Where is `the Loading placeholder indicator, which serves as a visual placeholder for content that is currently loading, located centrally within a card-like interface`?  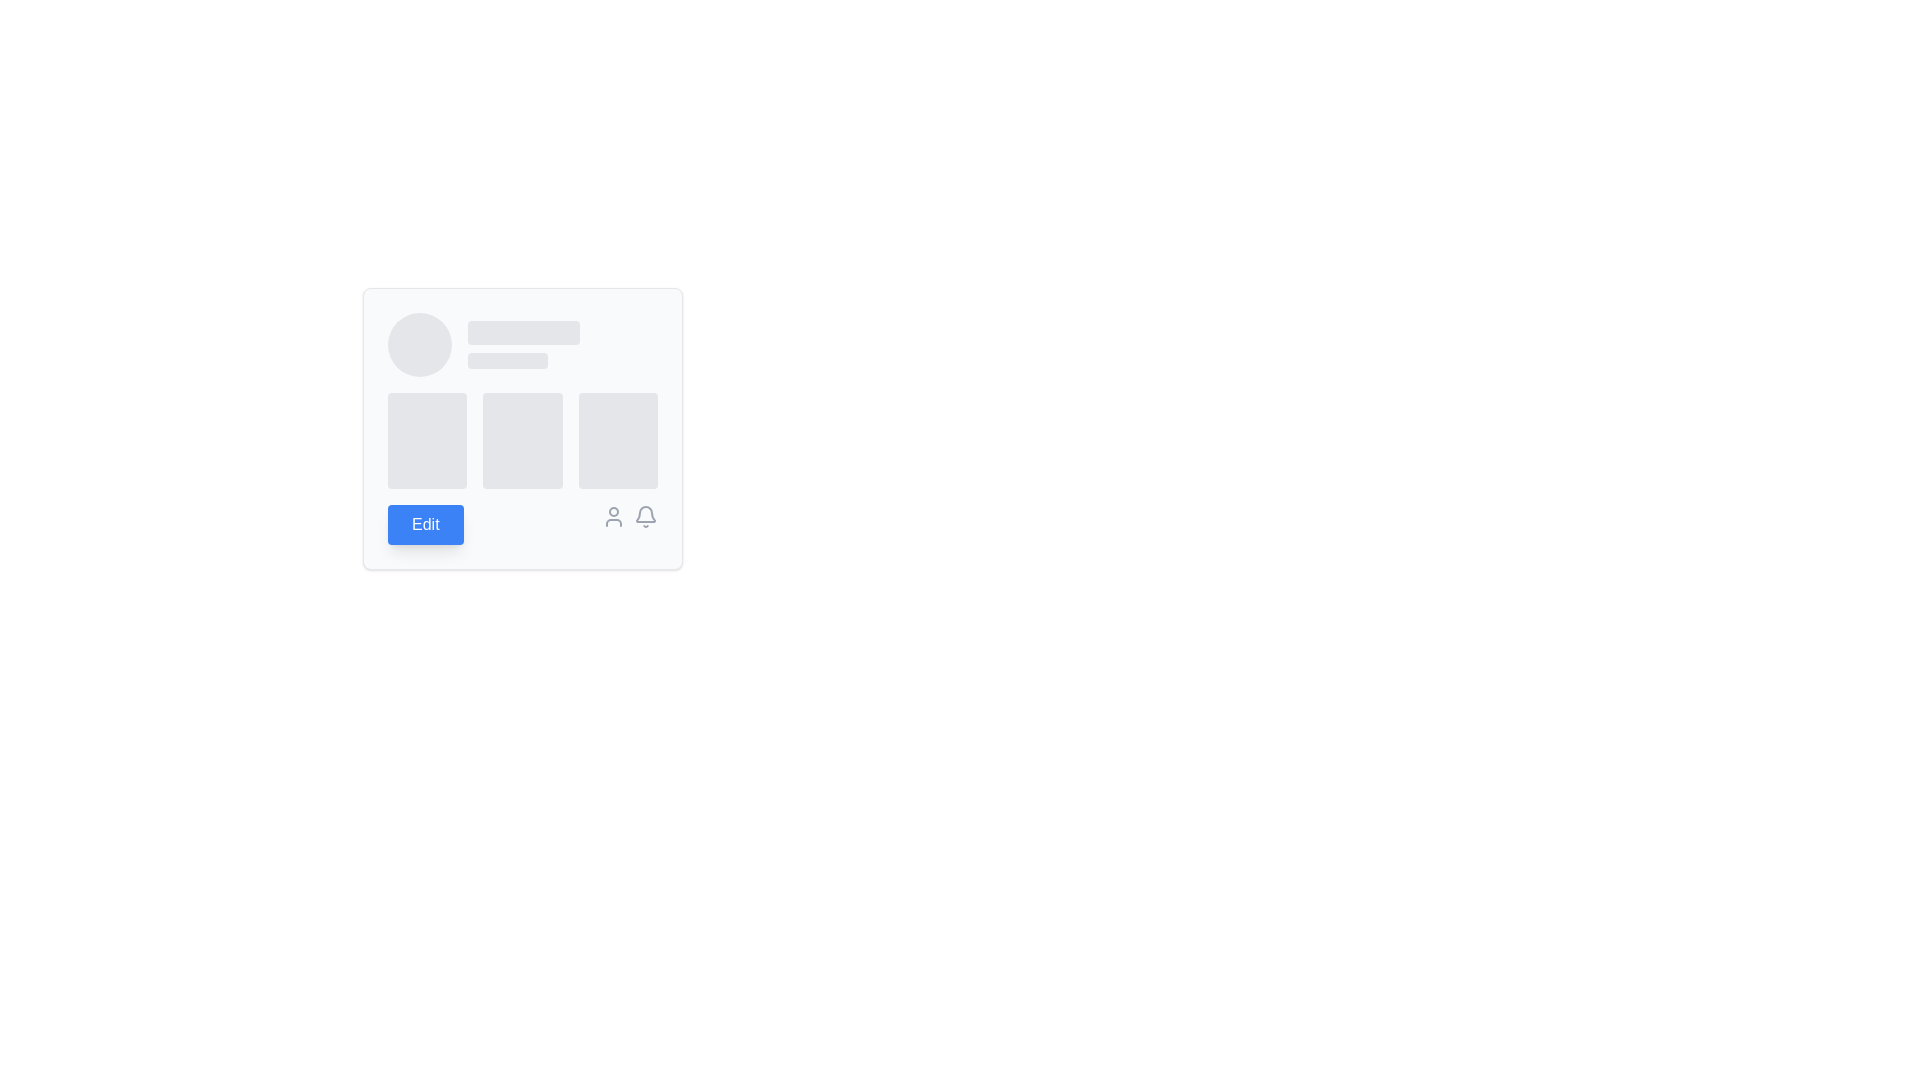
the Loading placeholder indicator, which serves as a visual placeholder for content that is currently loading, located centrally within a card-like interface is located at coordinates (523, 331).